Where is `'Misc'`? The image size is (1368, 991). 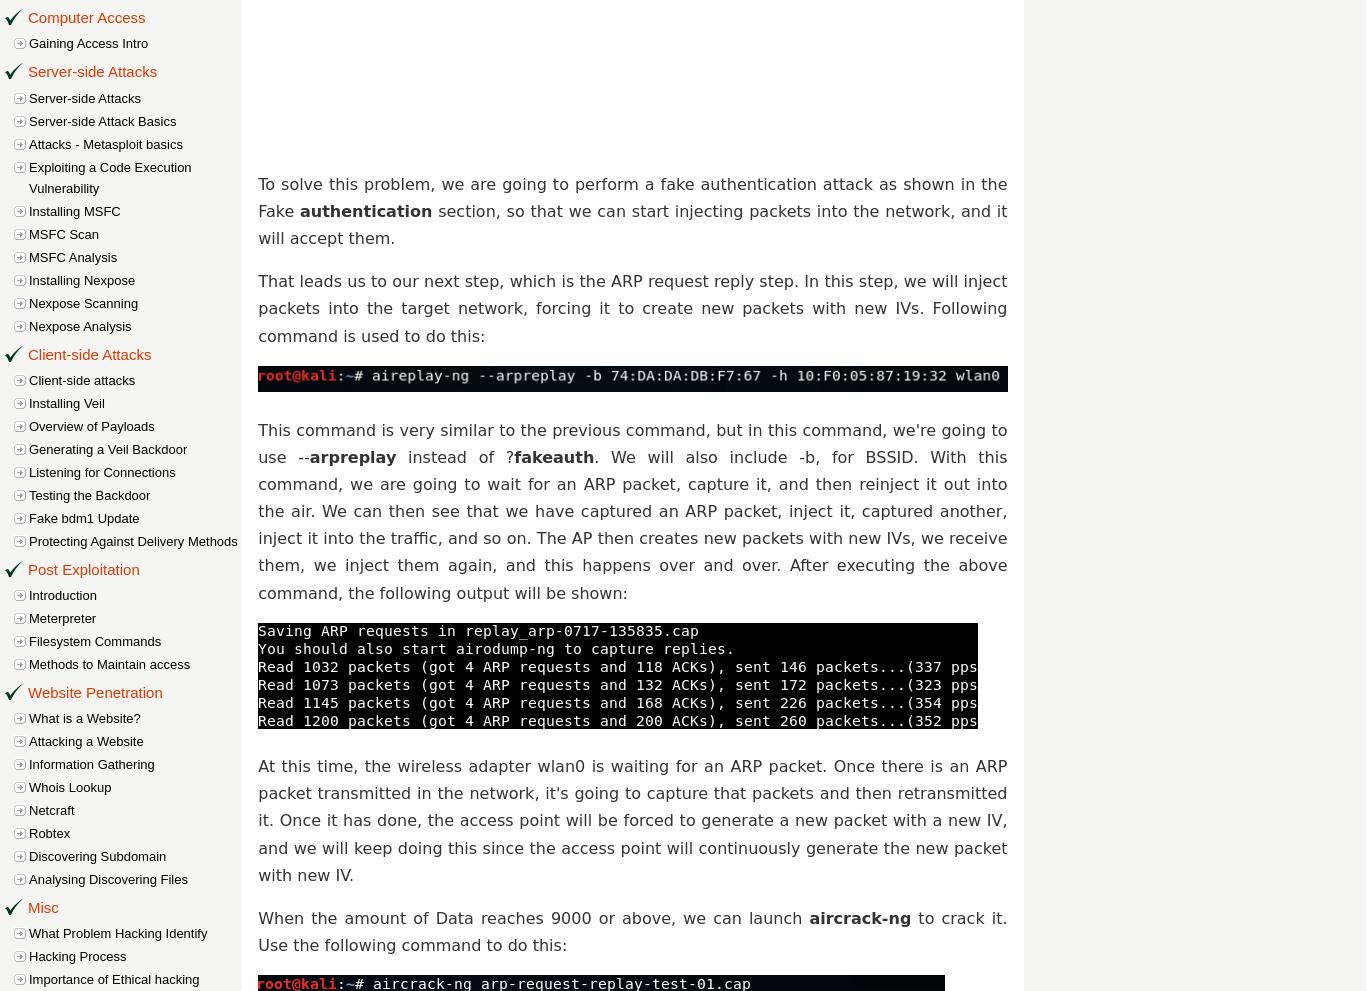 'Misc' is located at coordinates (42, 906).